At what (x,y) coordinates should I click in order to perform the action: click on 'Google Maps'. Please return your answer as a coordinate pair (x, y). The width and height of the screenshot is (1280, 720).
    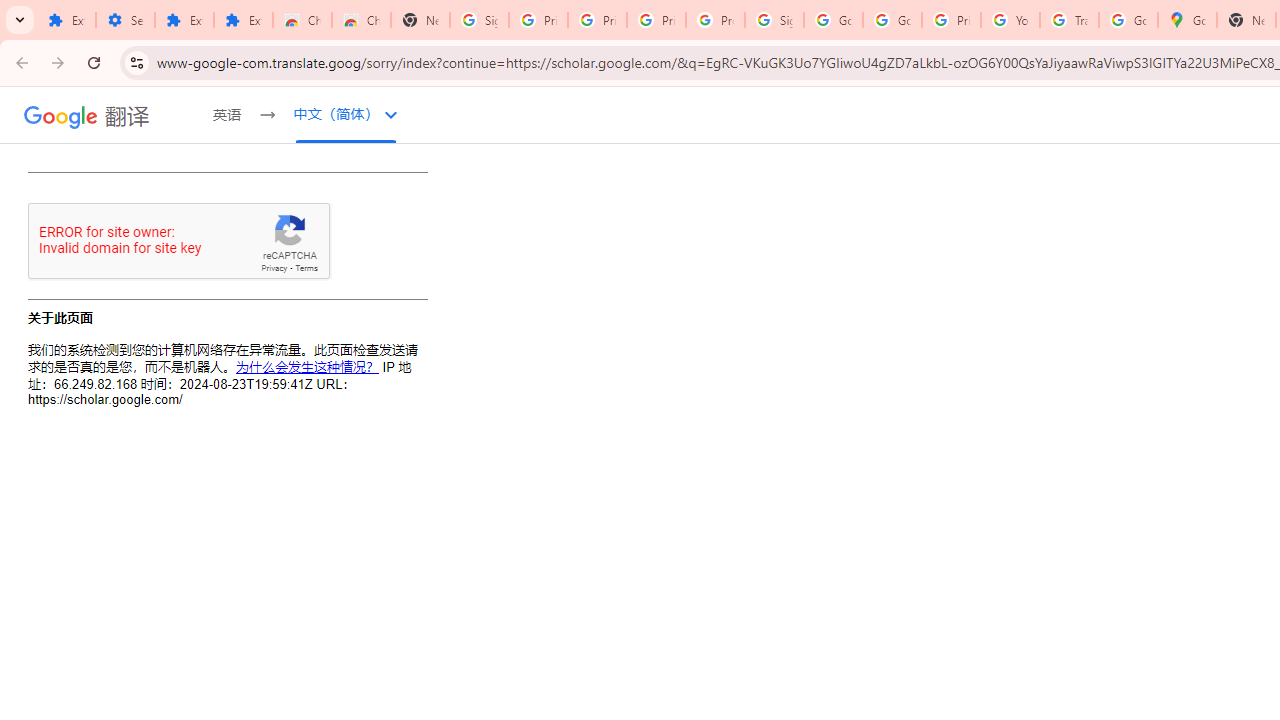
    Looking at the image, I should click on (1187, 20).